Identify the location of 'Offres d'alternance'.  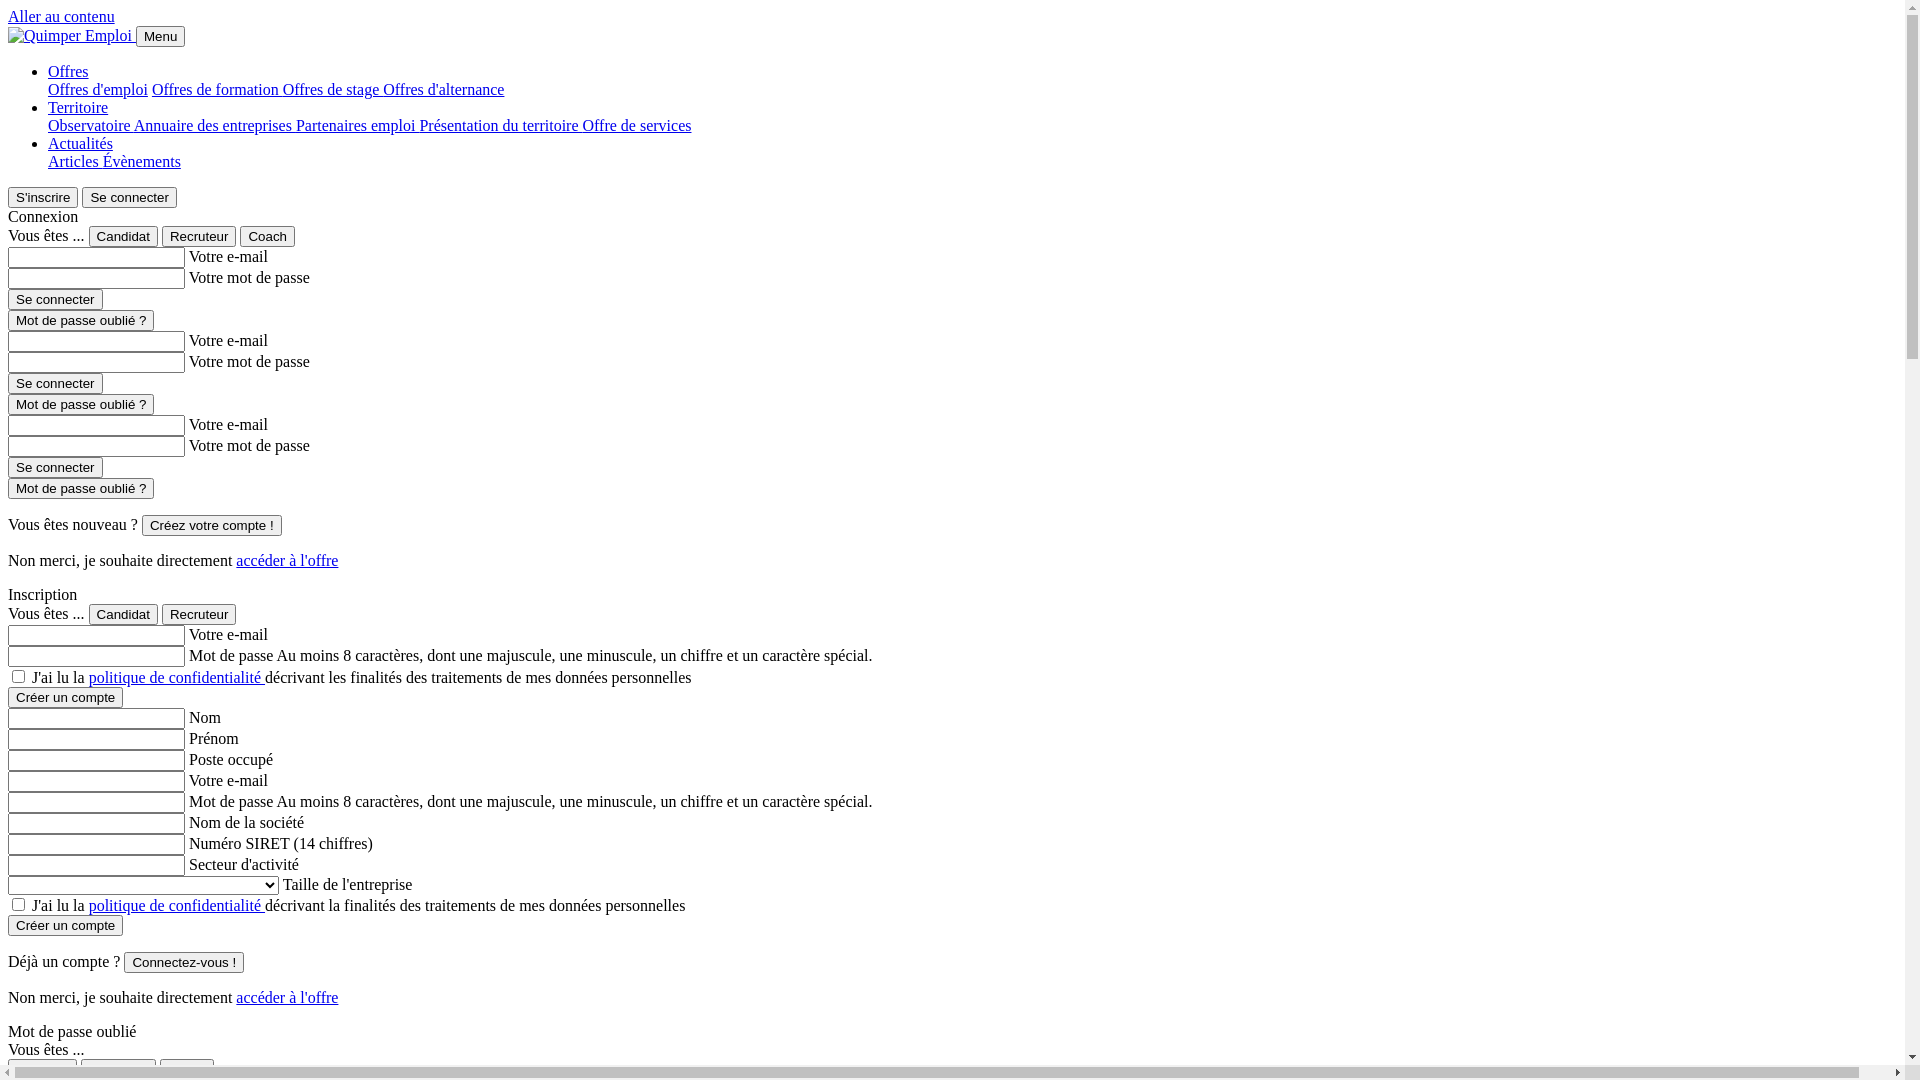
(442, 88).